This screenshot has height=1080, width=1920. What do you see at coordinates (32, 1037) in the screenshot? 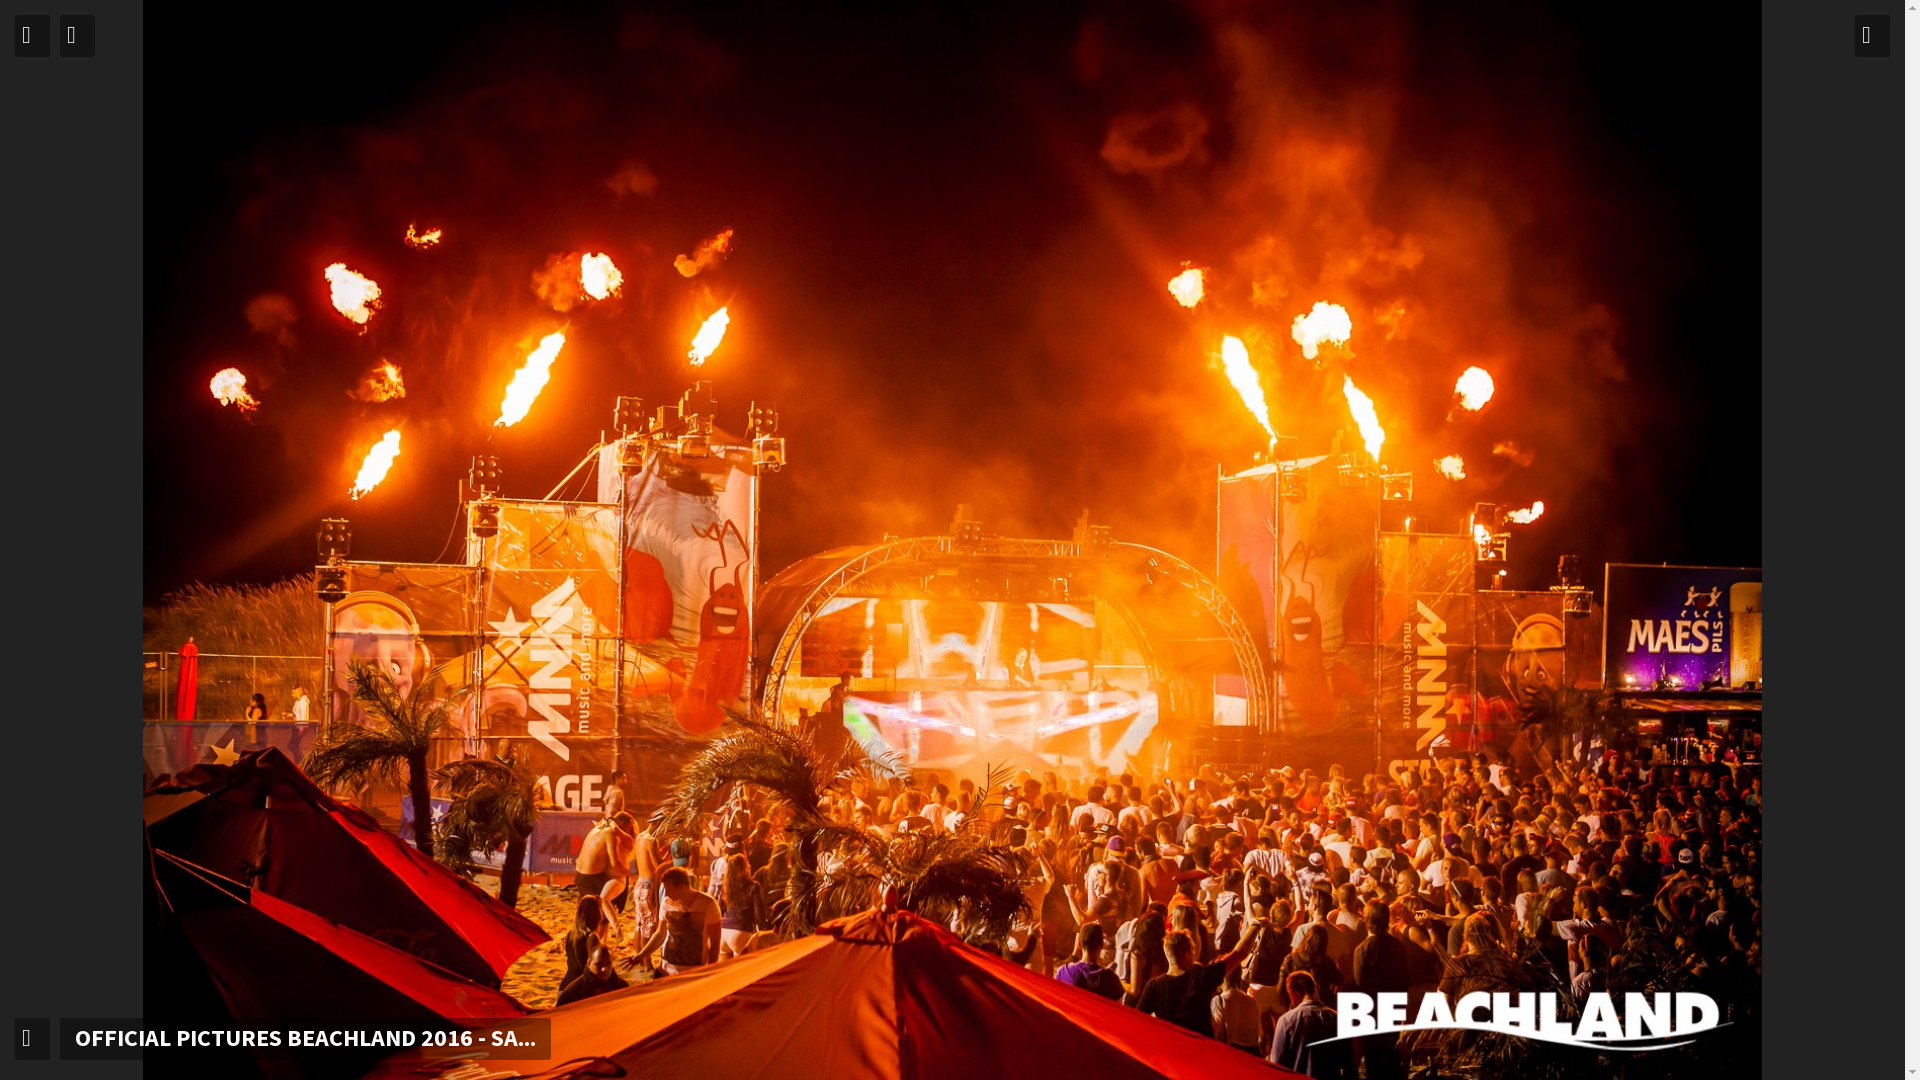
I see `' '` at bounding box center [32, 1037].